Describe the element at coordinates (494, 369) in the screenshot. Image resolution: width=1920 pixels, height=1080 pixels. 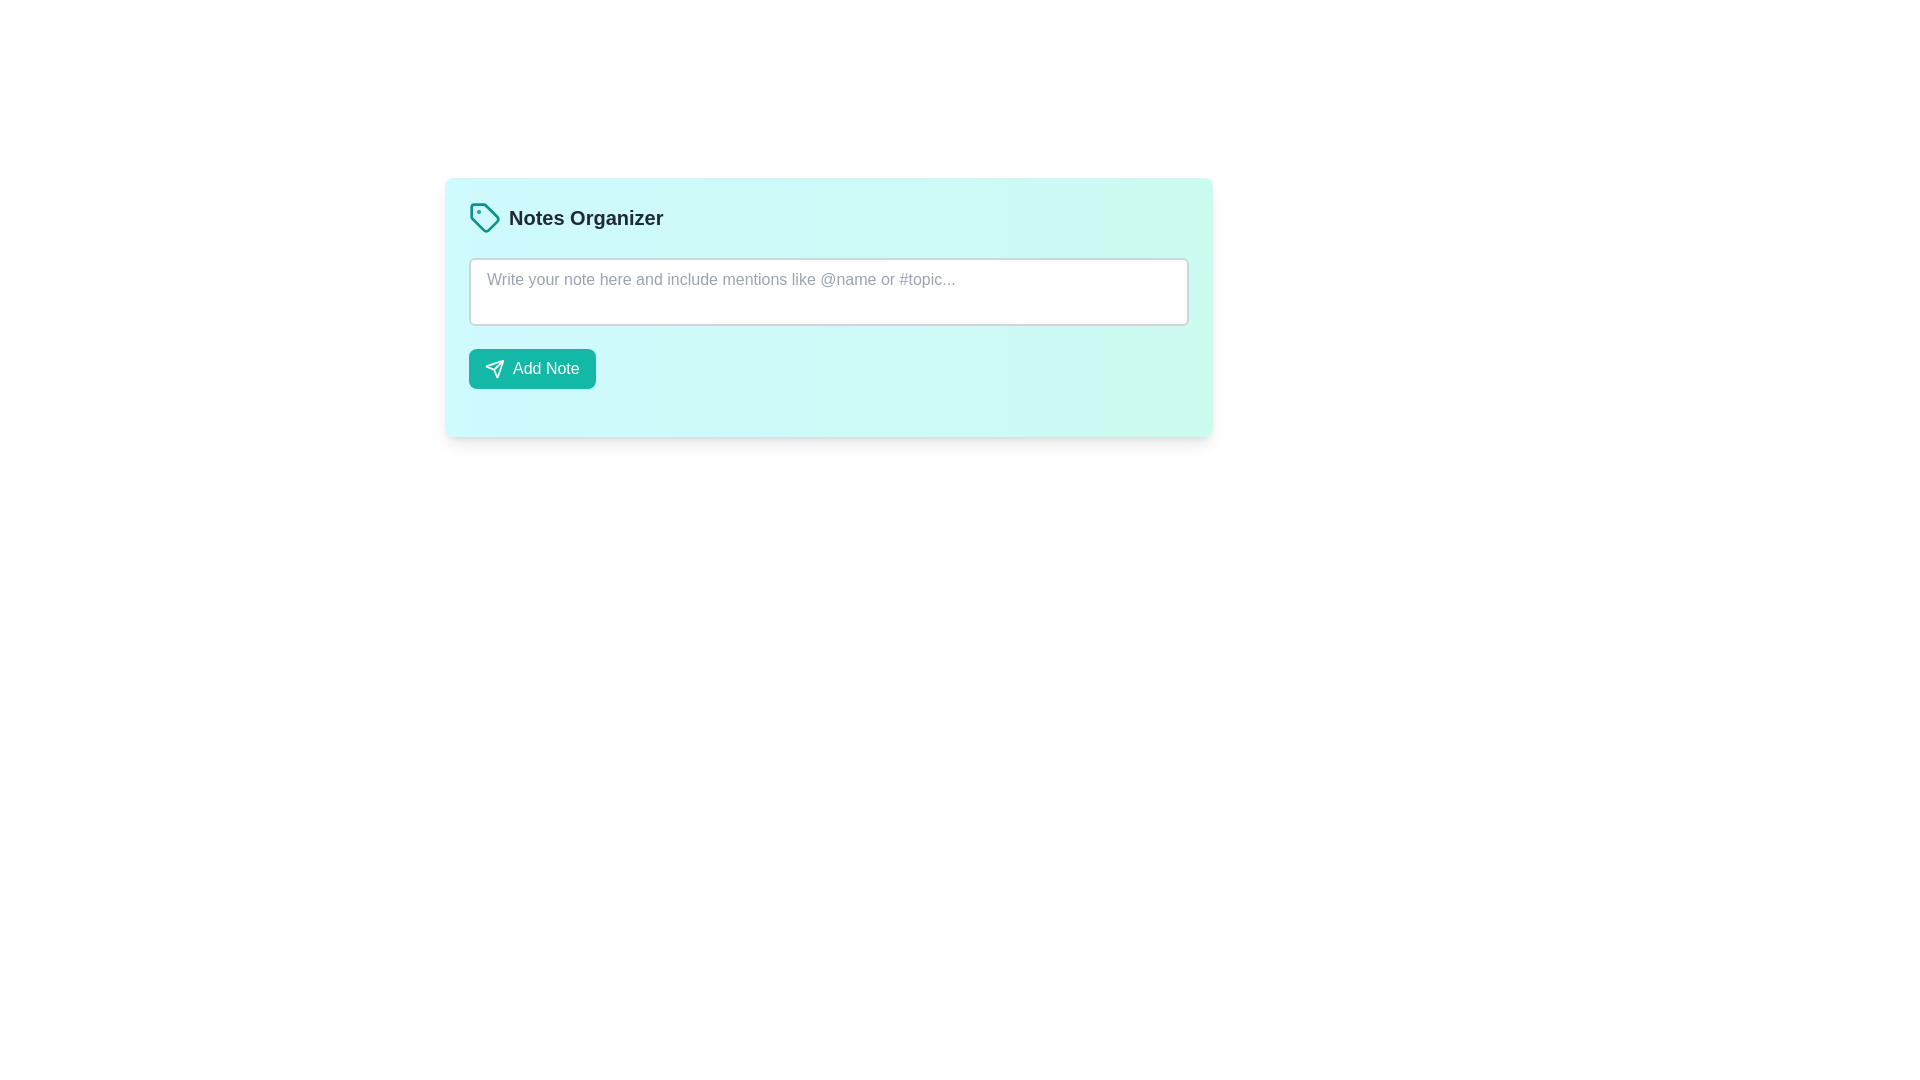
I see `the 'send' icon located at the top-left corner of the 'Add Note' button, which visually reinforces the button's function to transmit or add a note` at that location.